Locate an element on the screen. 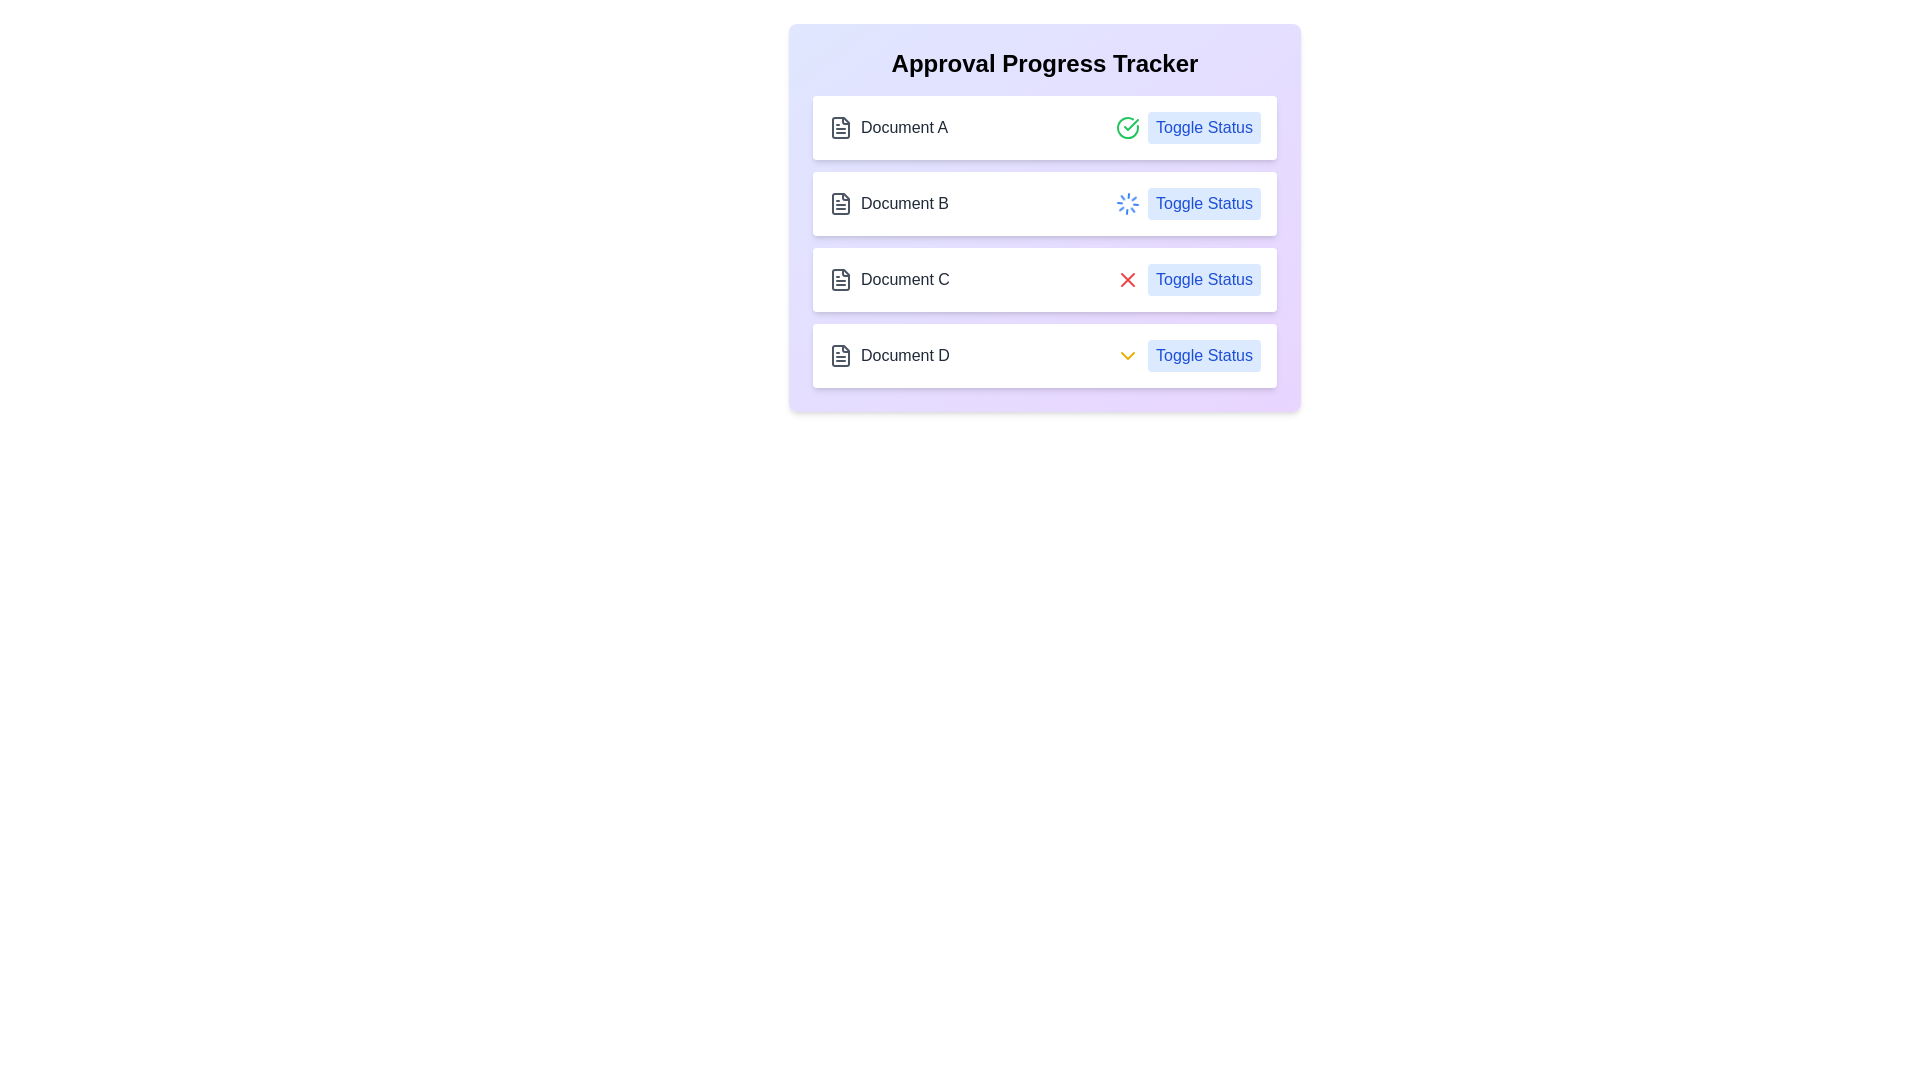 Image resolution: width=1920 pixels, height=1080 pixels. the checkmark icon indicating approval status for 'Document A' in the 'Approval Progress Tracker' section is located at coordinates (1131, 124).